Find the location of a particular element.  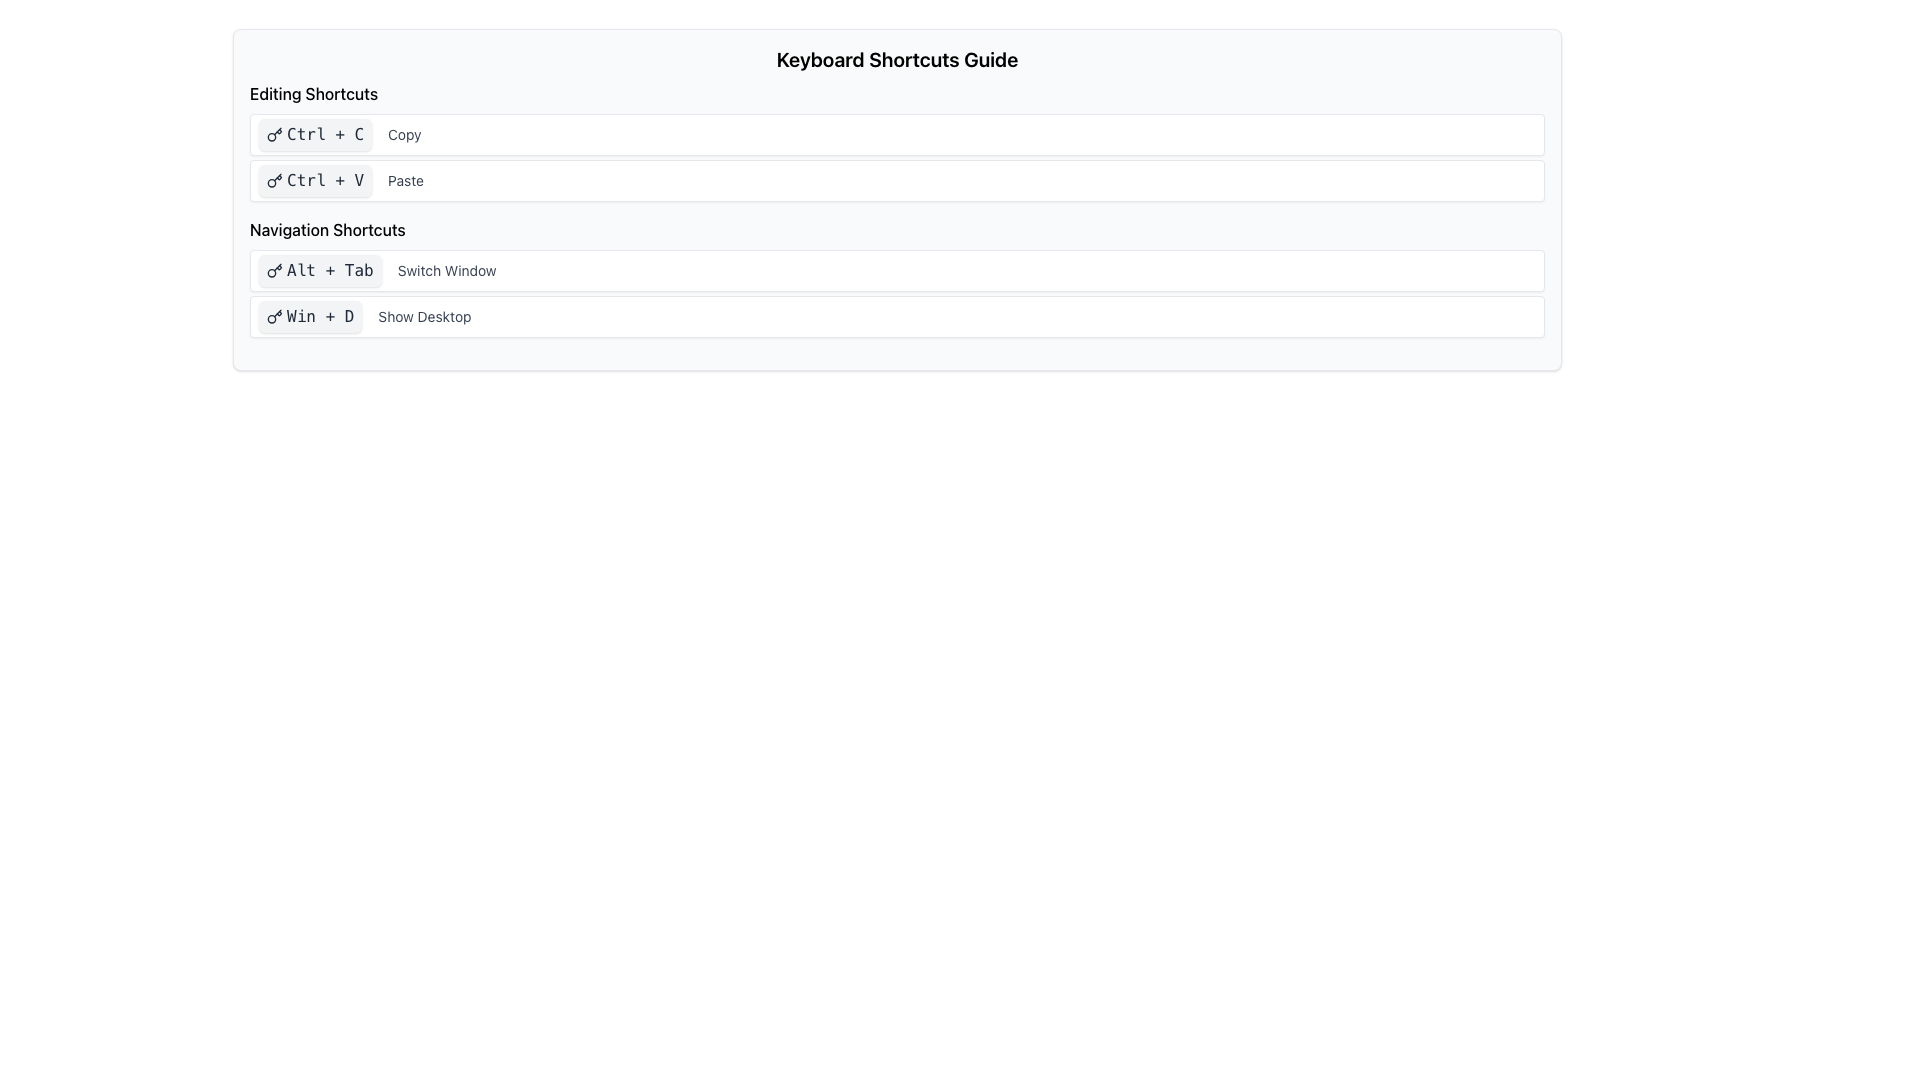

the key icon located at the left side of the 'Ctrl + C' button in the 'Editing Shortcuts' section, which is styled in a simple outline format is located at coordinates (273, 135).